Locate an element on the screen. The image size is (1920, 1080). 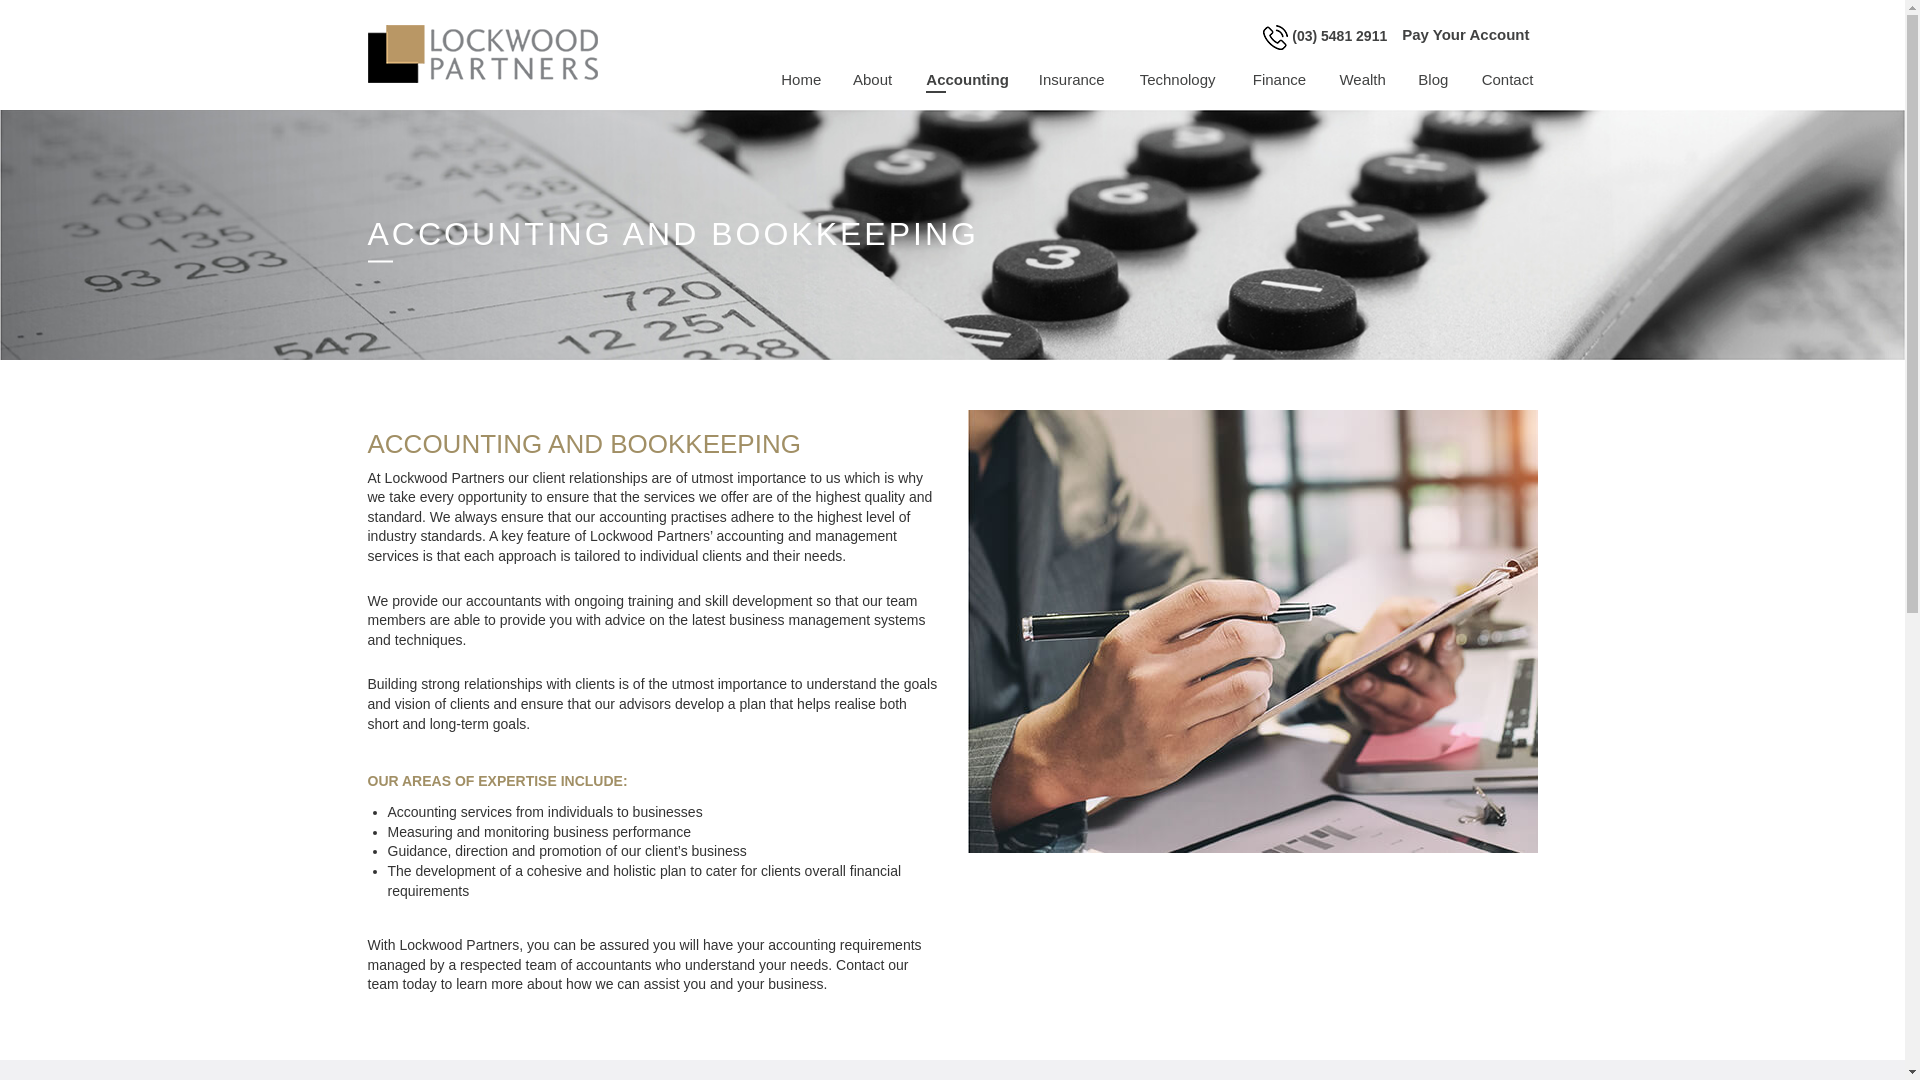
'Wealth' is located at coordinates (1324, 79).